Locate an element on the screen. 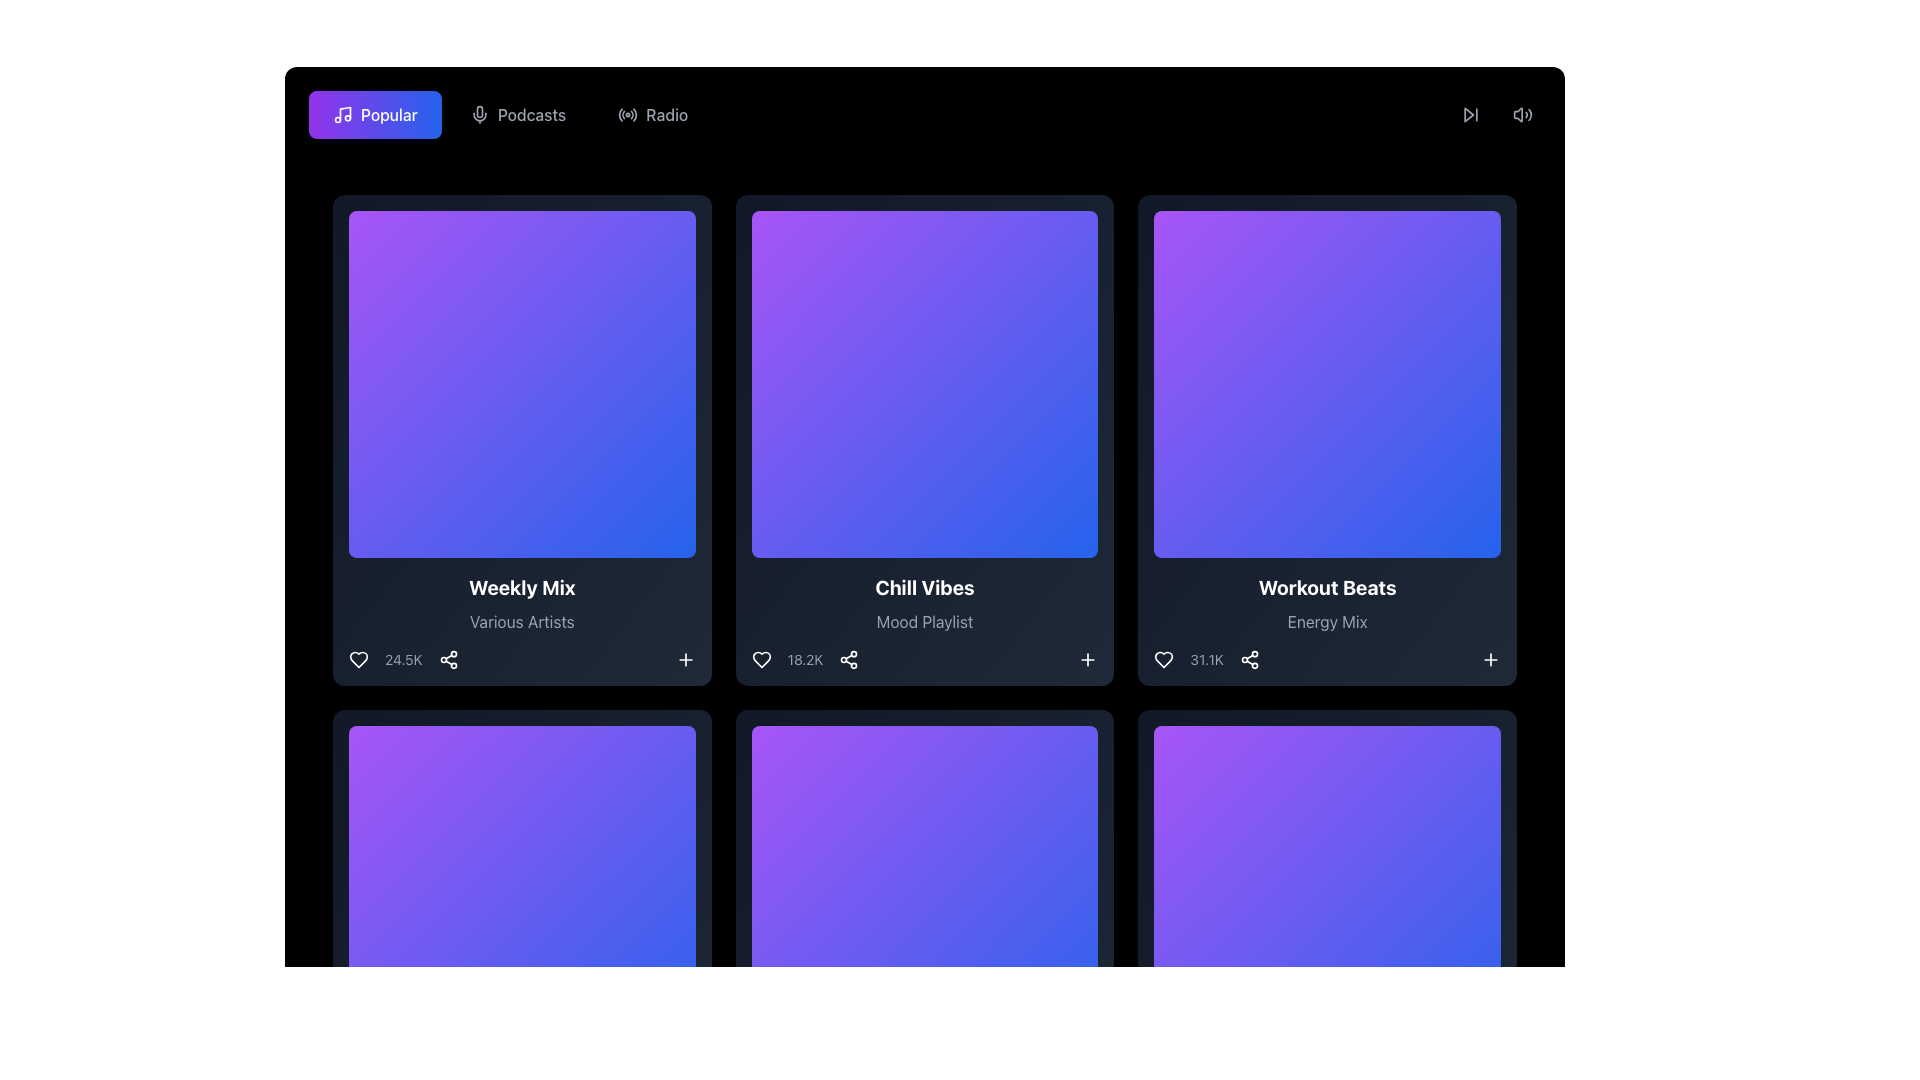  the small plus sign button located at the bottom right corner of the 'Chill Vibes' playlist card is located at coordinates (1087, 659).